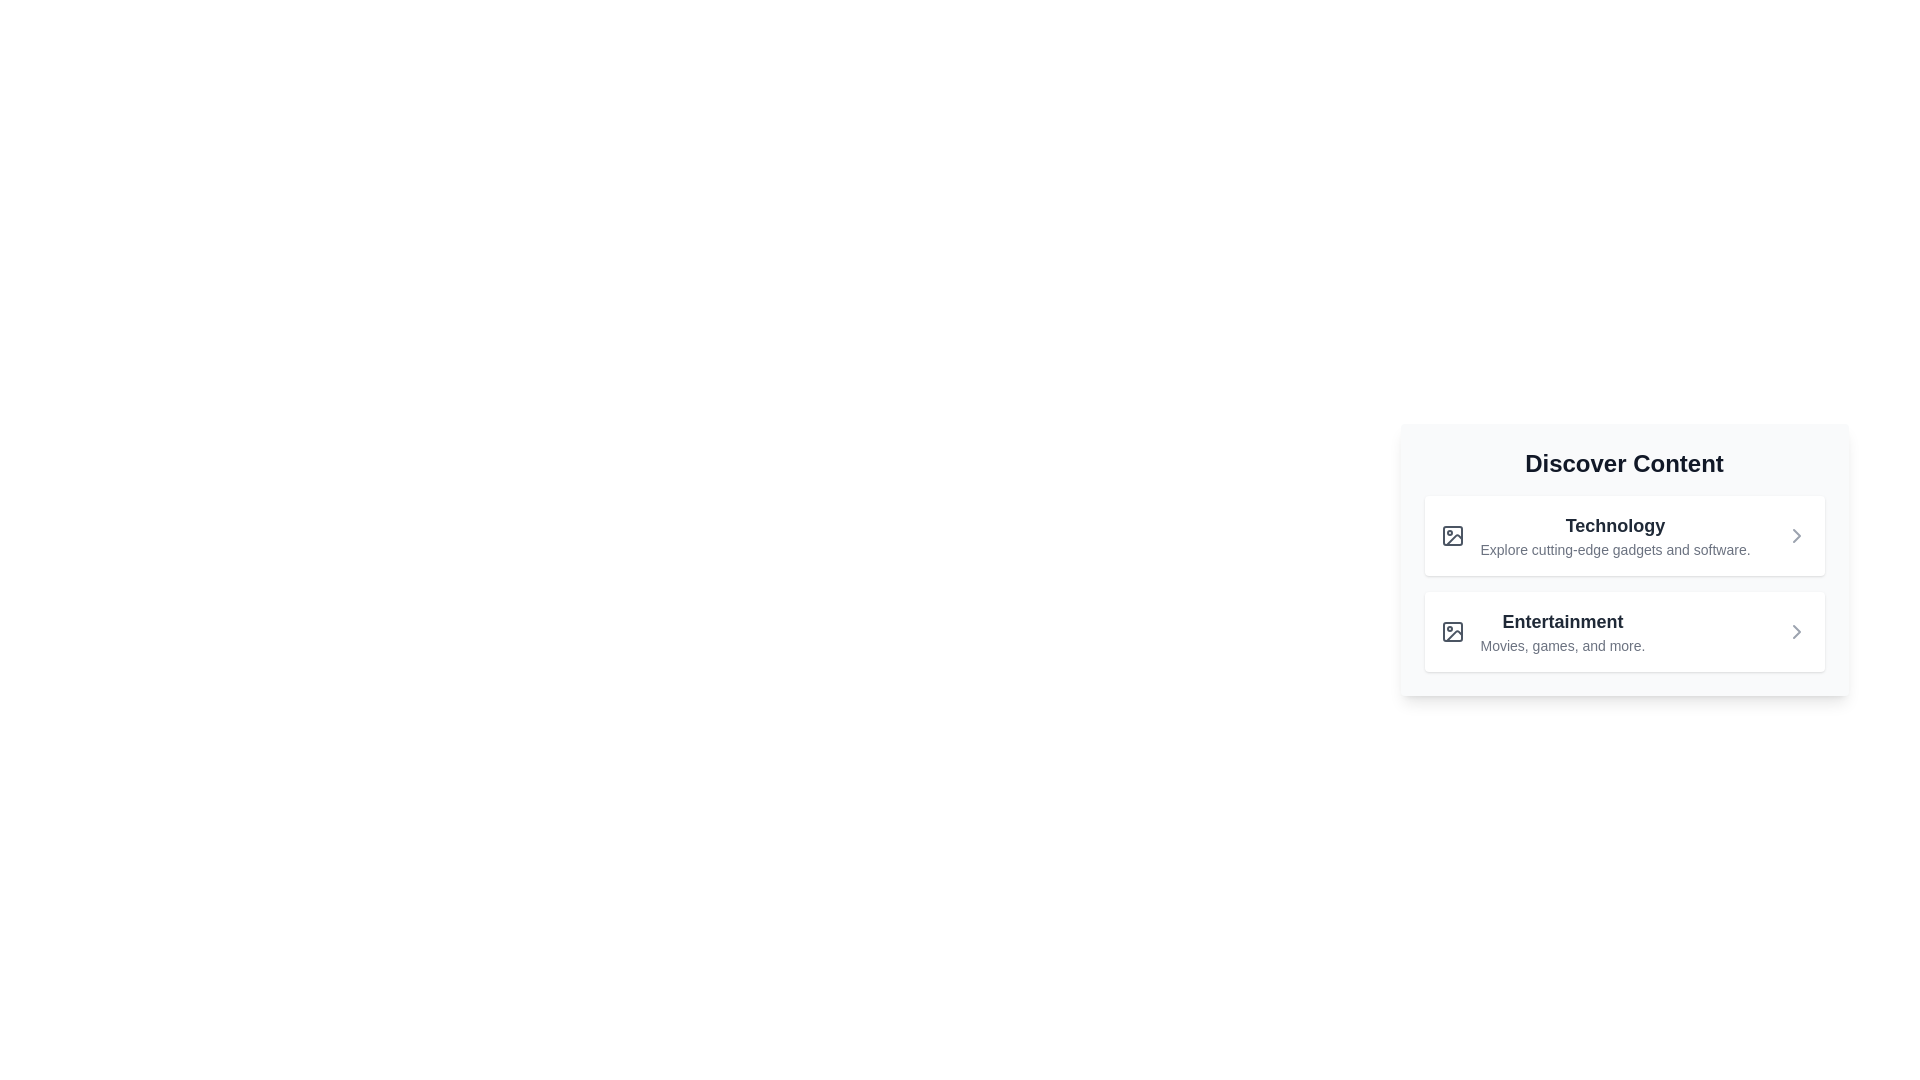 This screenshot has width=1920, height=1080. Describe the element at coordinates (1452, 632) in the screenshot. I see `the larger rectangular shape with rounded corners that is part of the SVG icon positioned before the 'Entertainment' text label` at that location.